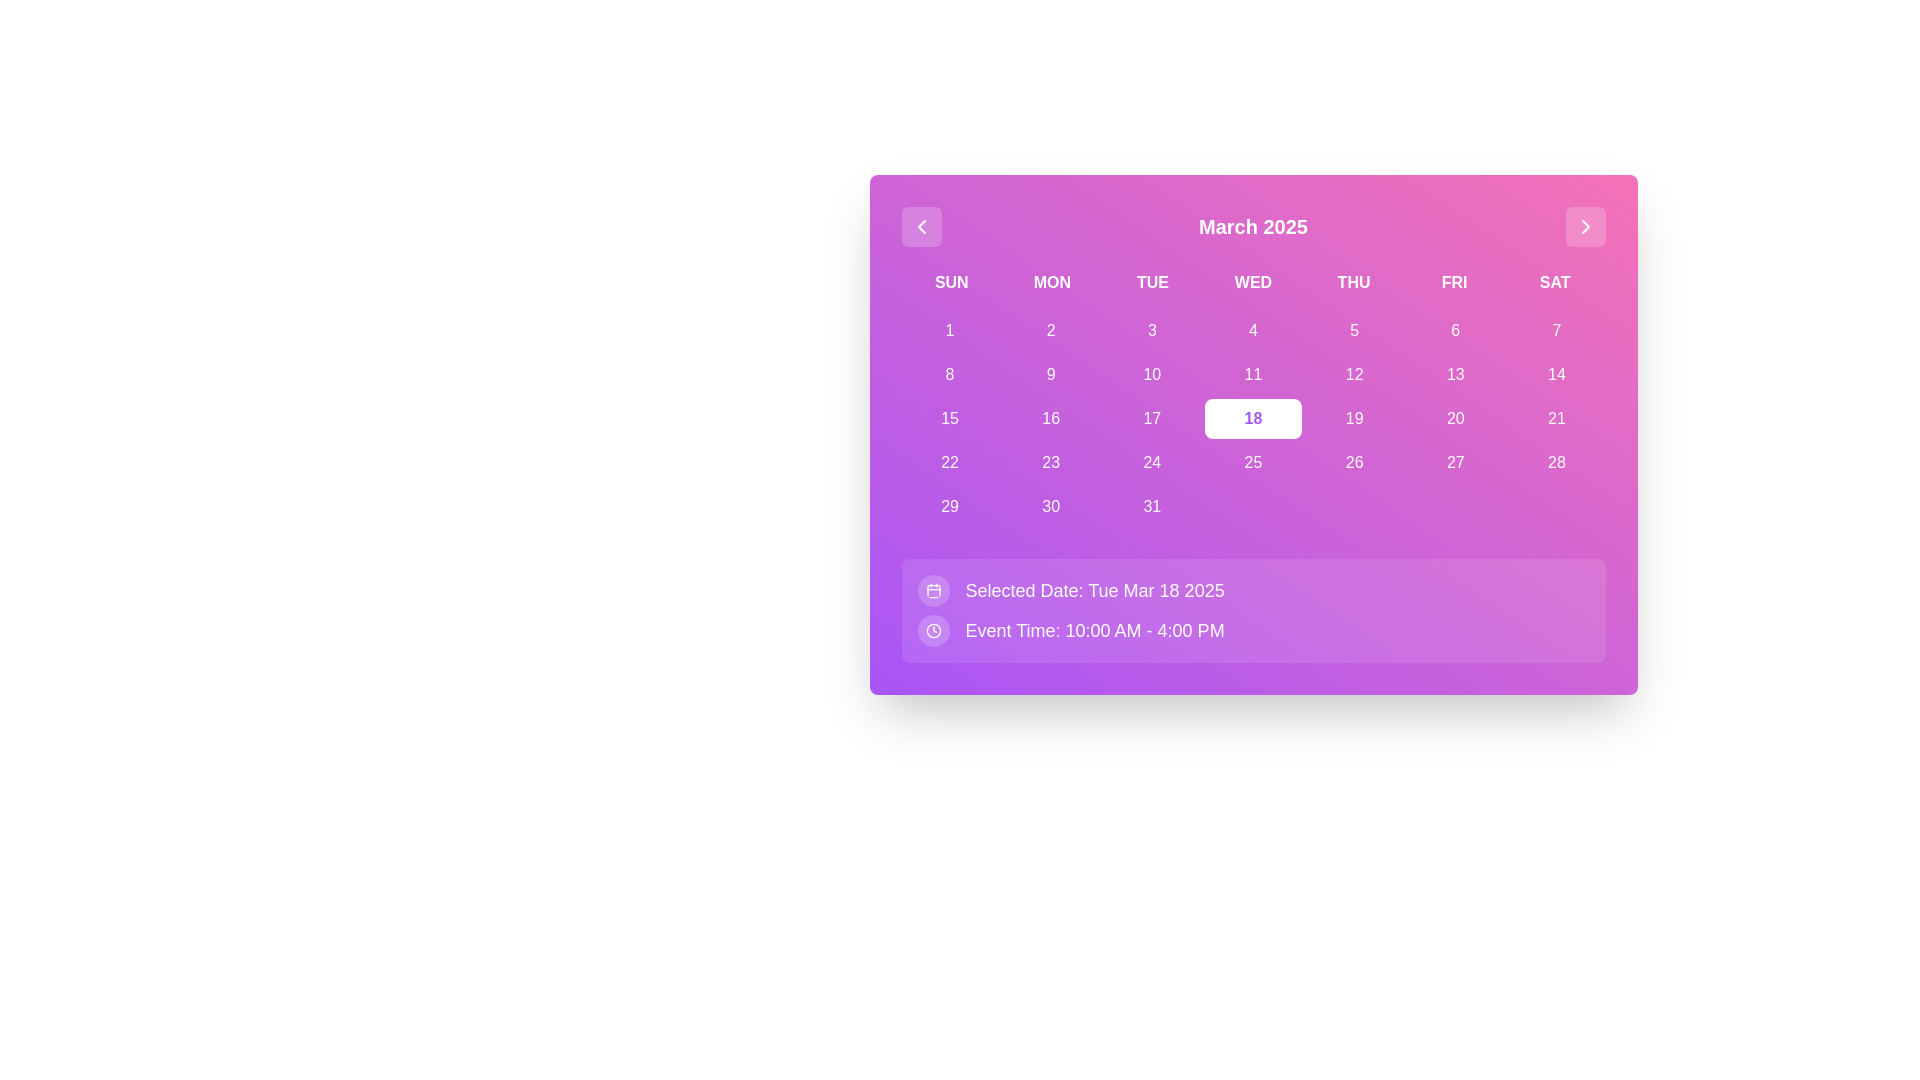 Image resolution: width=1920 pixels, height=1080 pixels. Describe the element at coordinates (1354, 330) in the screenshot. I see `the selectable day button representing March 5, 2025, in the calendar grid` at that location.